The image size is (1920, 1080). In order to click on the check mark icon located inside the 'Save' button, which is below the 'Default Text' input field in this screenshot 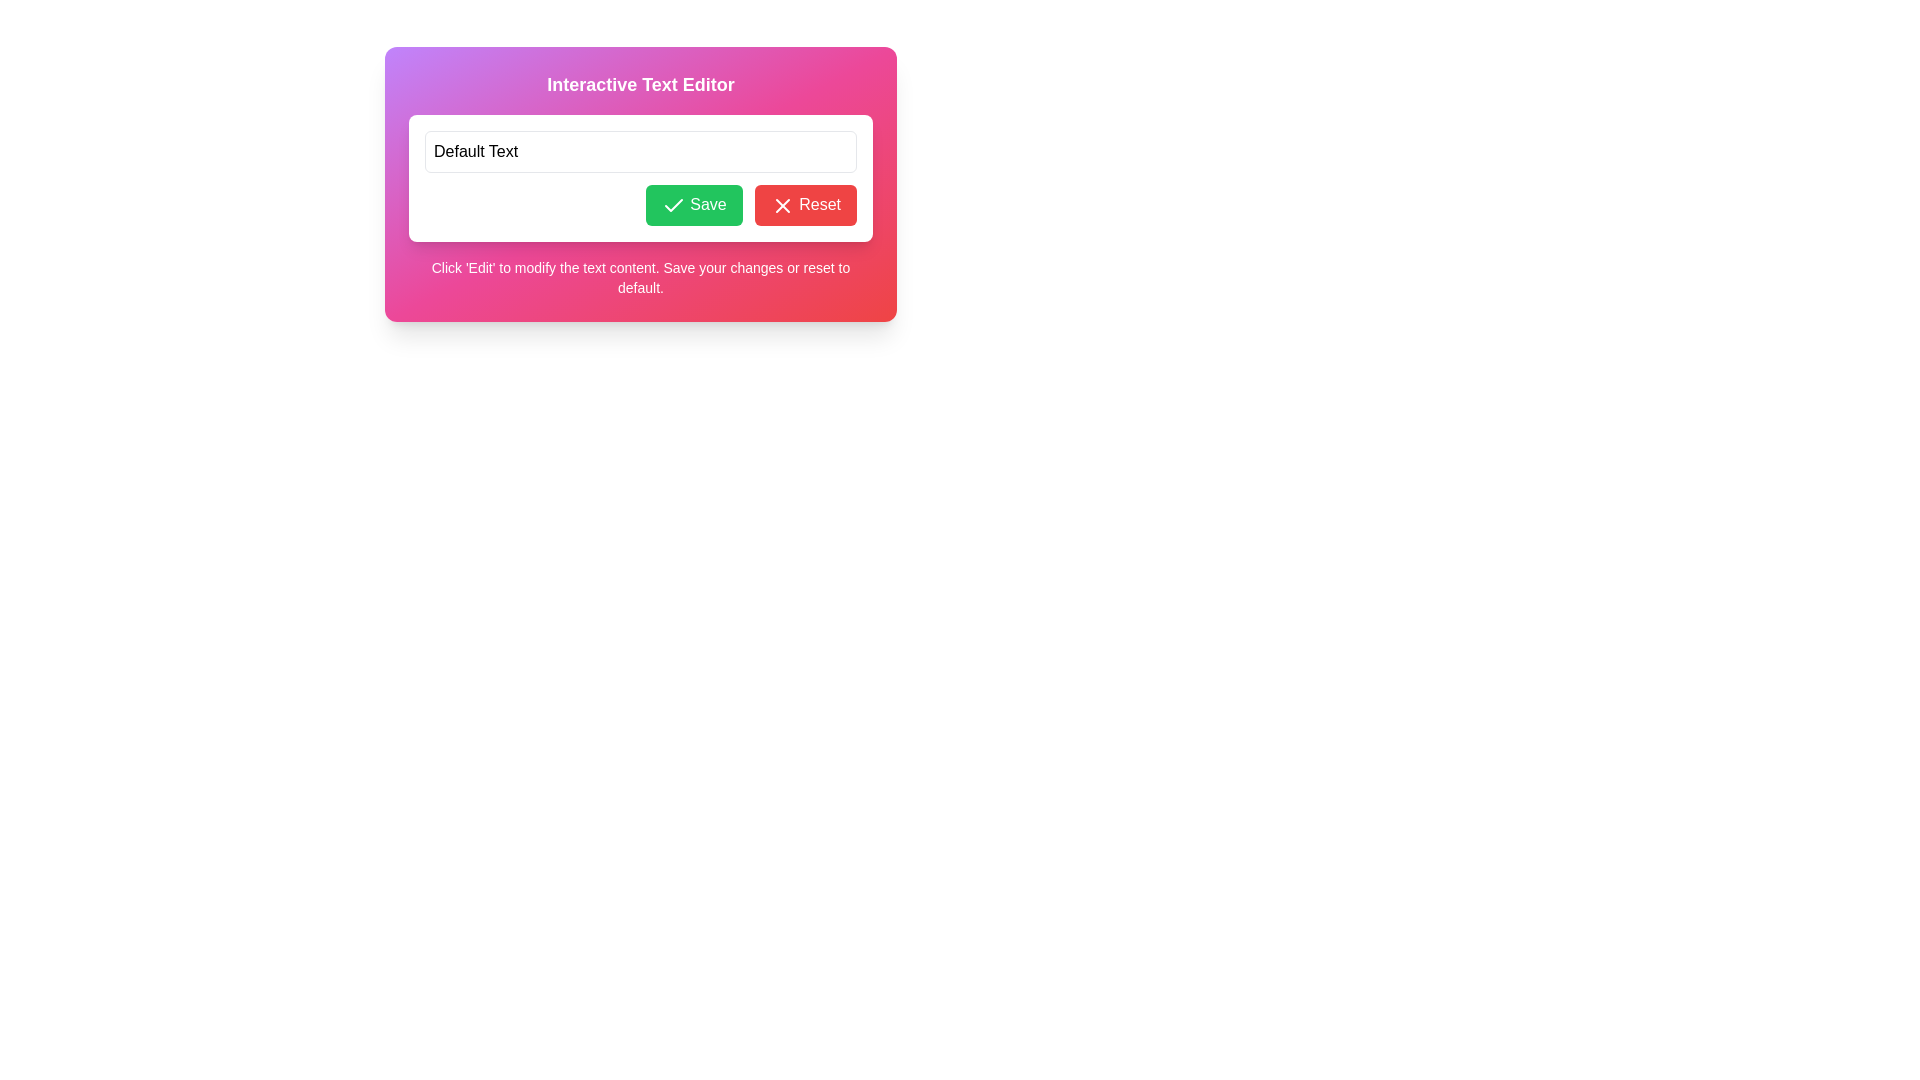, I will do `click(673, 205)`.